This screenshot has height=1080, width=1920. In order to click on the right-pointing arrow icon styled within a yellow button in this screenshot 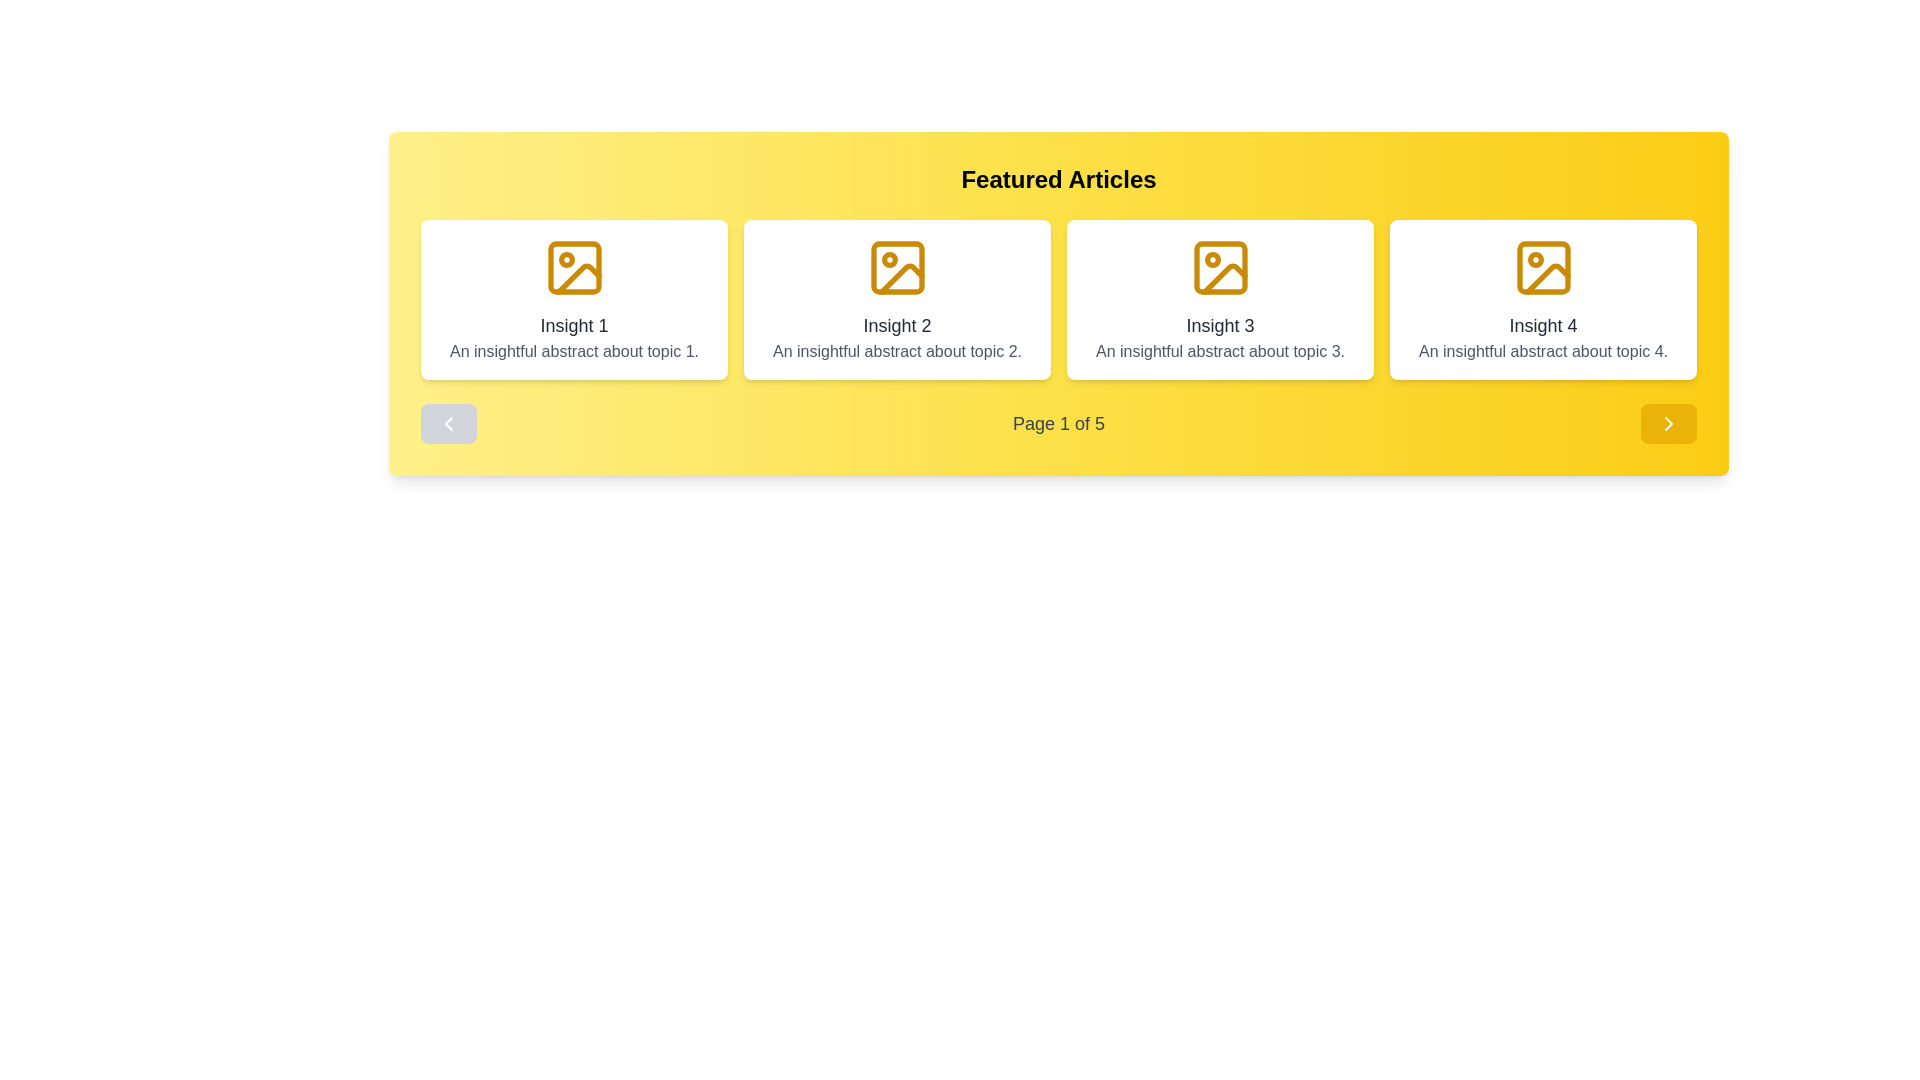, I will do `click(1669, 423)`.